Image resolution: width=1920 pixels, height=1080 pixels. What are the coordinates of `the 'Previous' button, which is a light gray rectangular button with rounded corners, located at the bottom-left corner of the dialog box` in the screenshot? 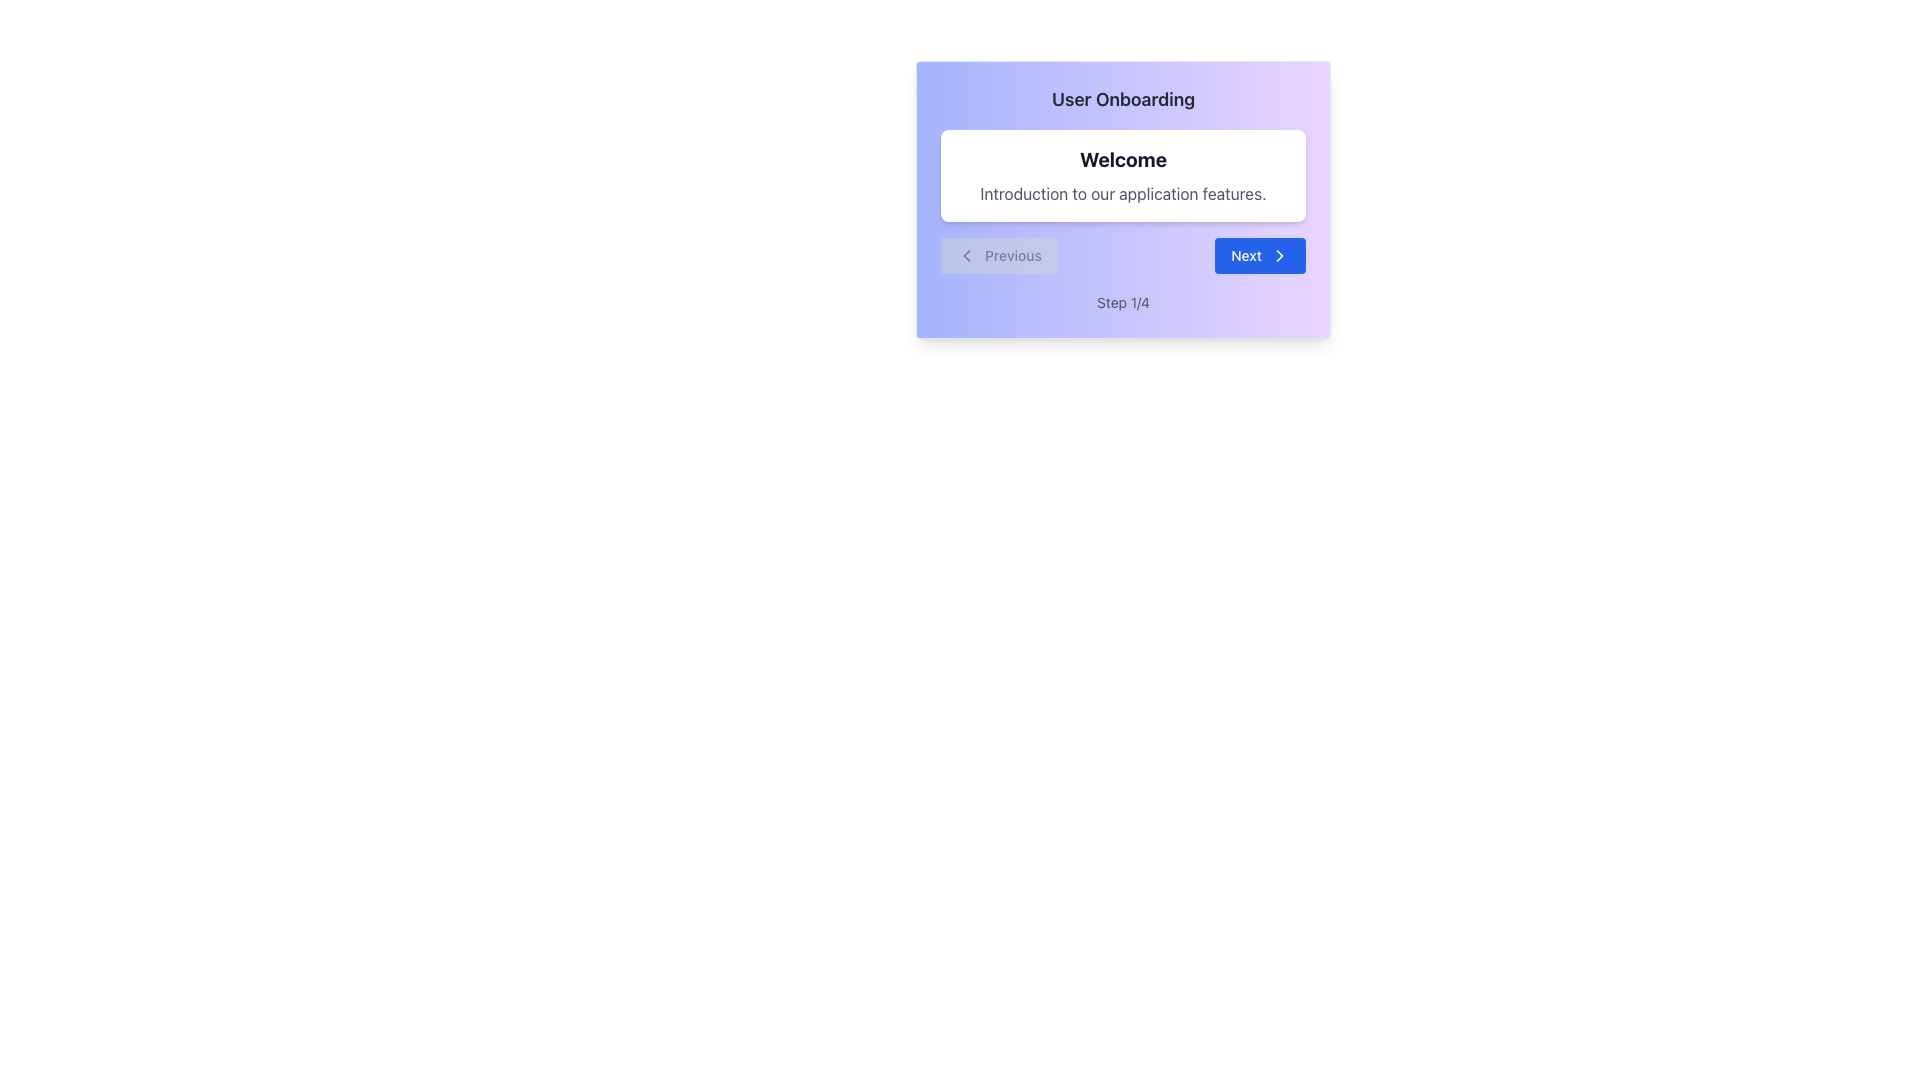 It's located at (999, 254).